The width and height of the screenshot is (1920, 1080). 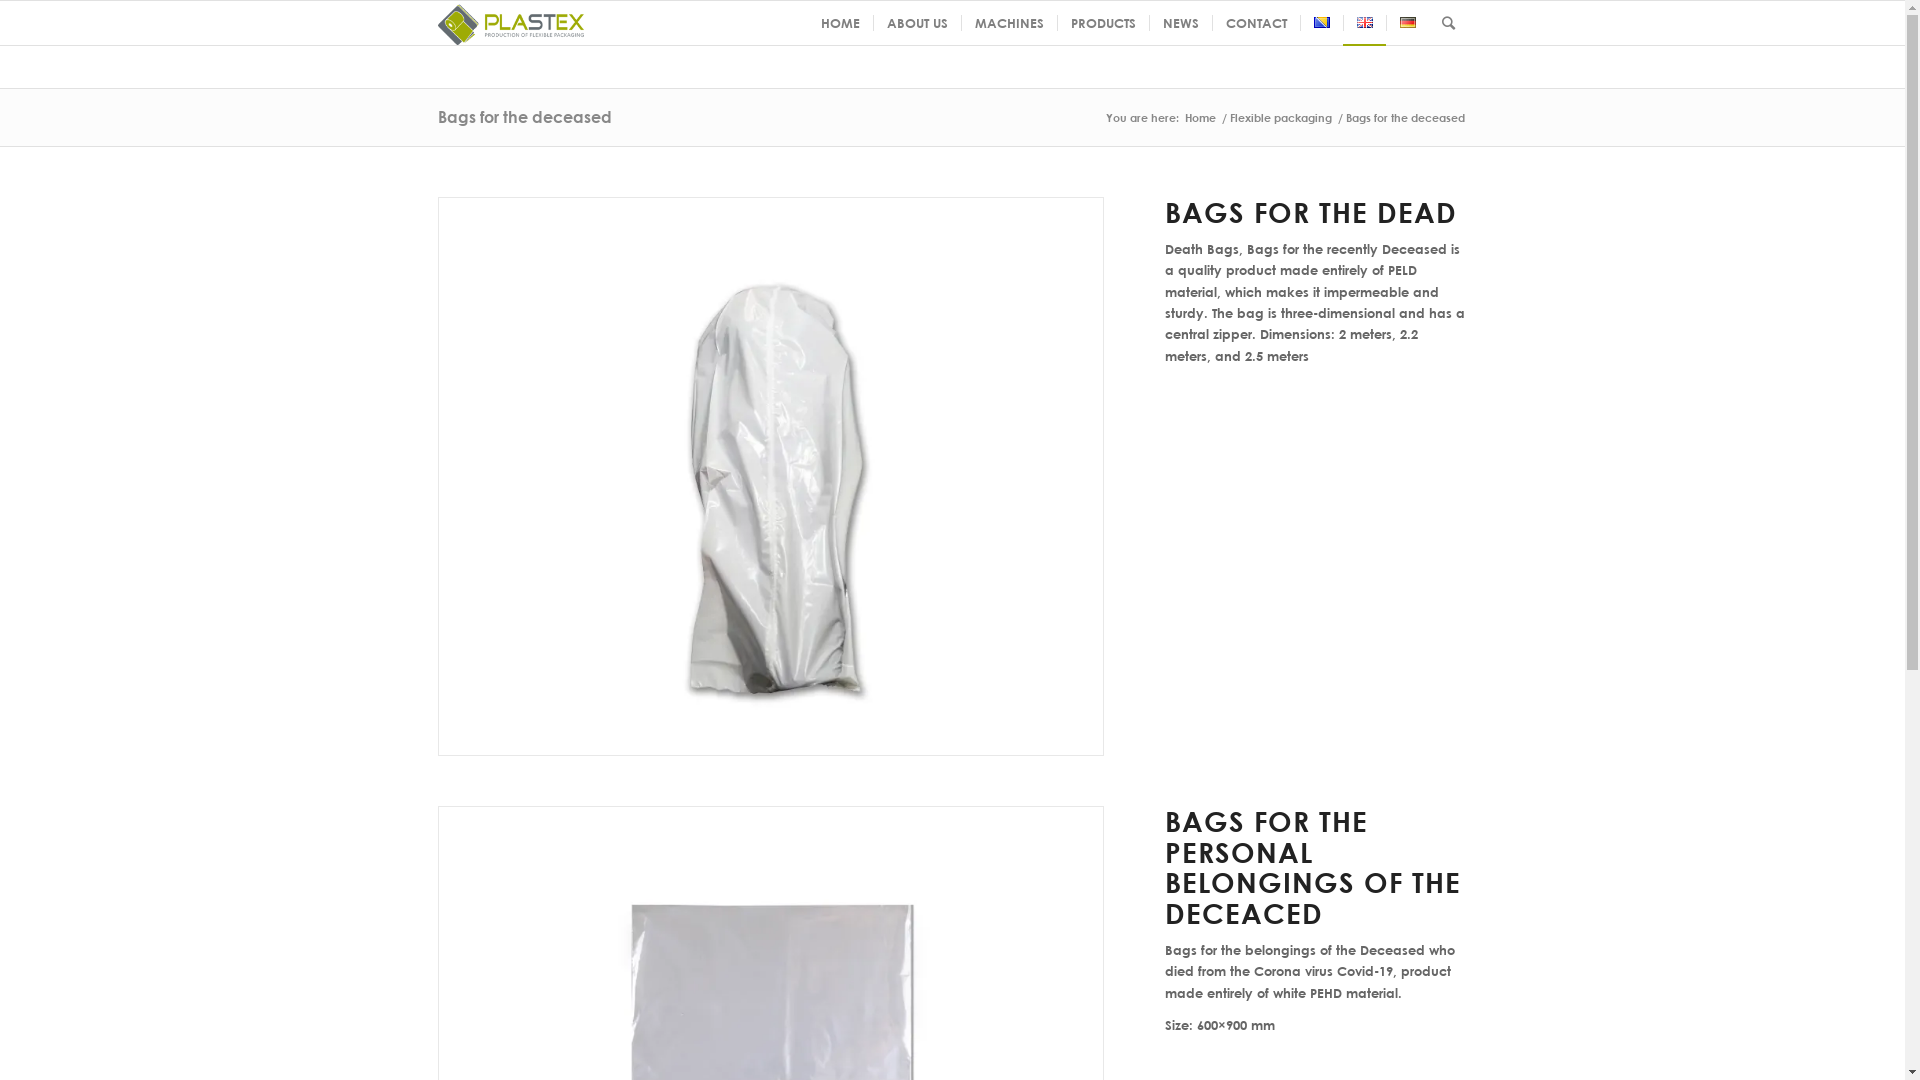 I want to click on 'HOME', so click(x=840, y=23).